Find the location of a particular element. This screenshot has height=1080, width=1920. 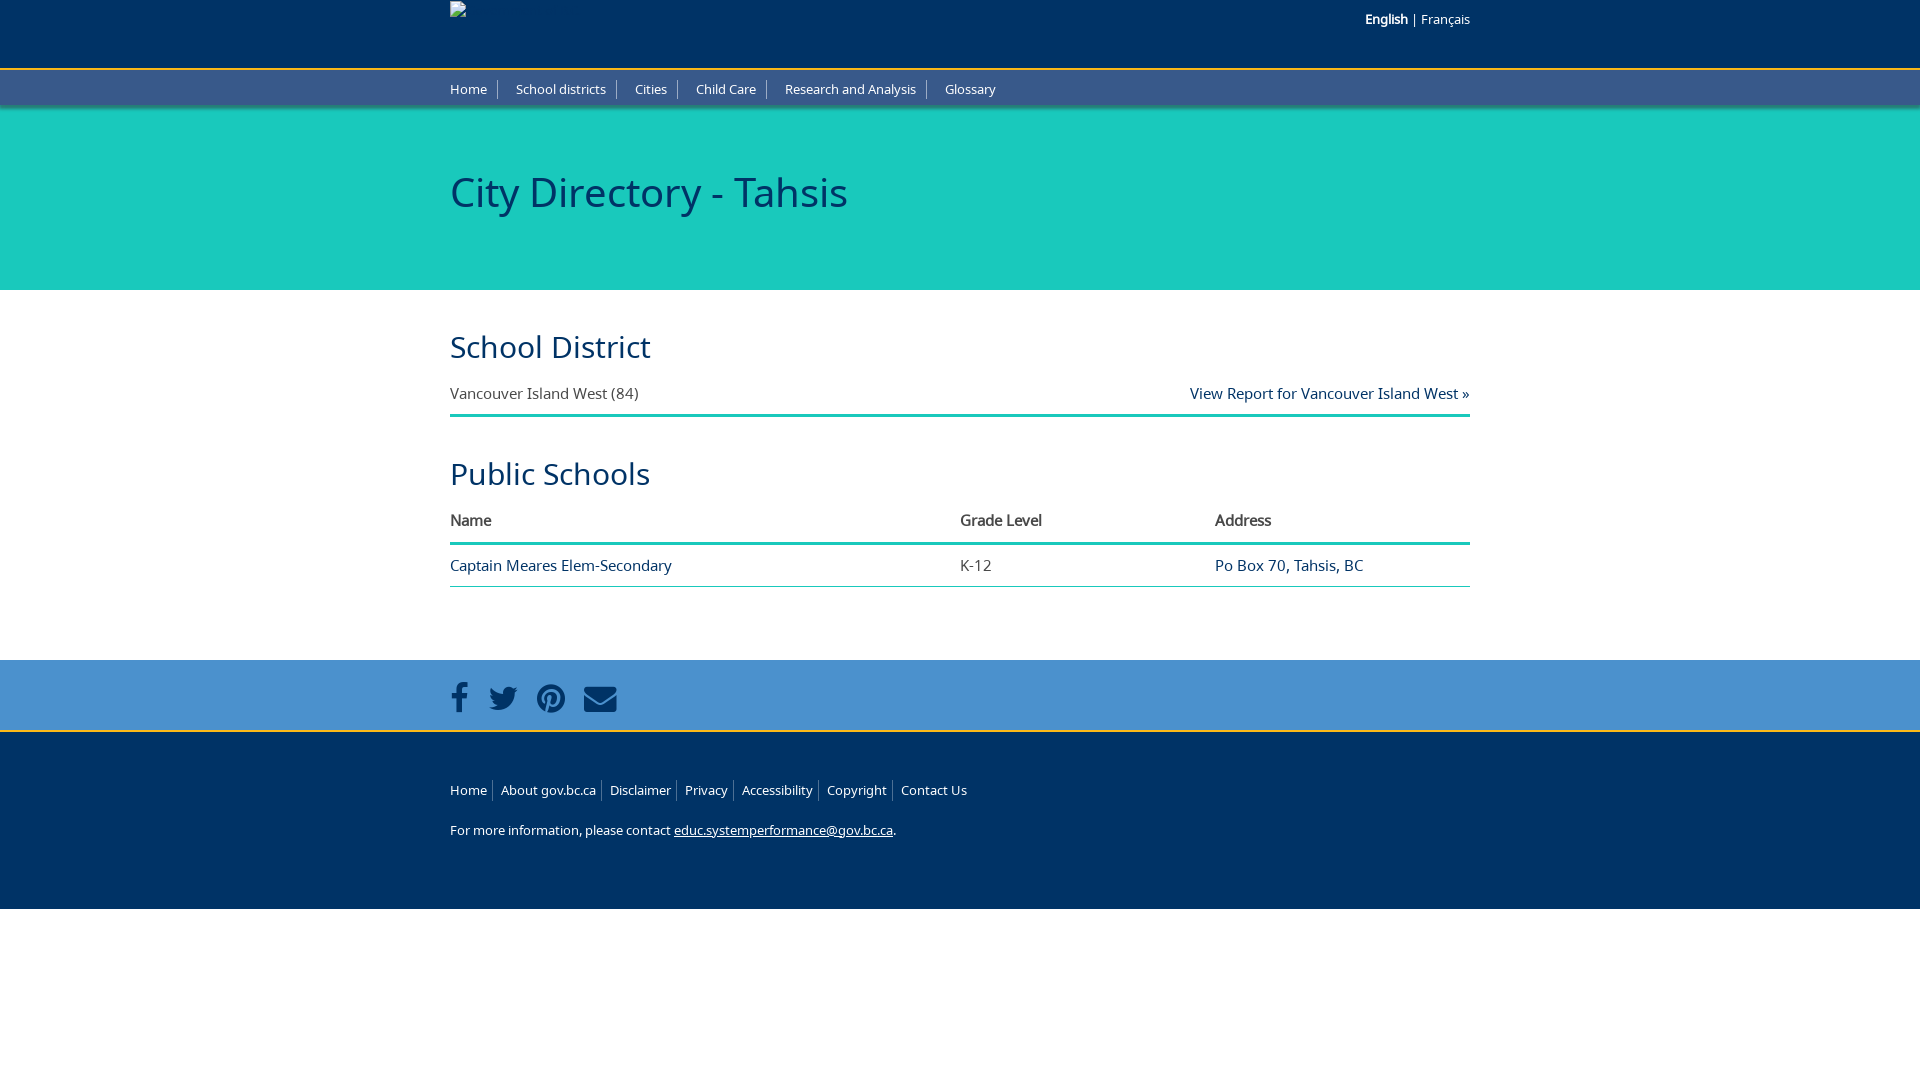

'Disclaimer' is located at coordinates (640, 789).